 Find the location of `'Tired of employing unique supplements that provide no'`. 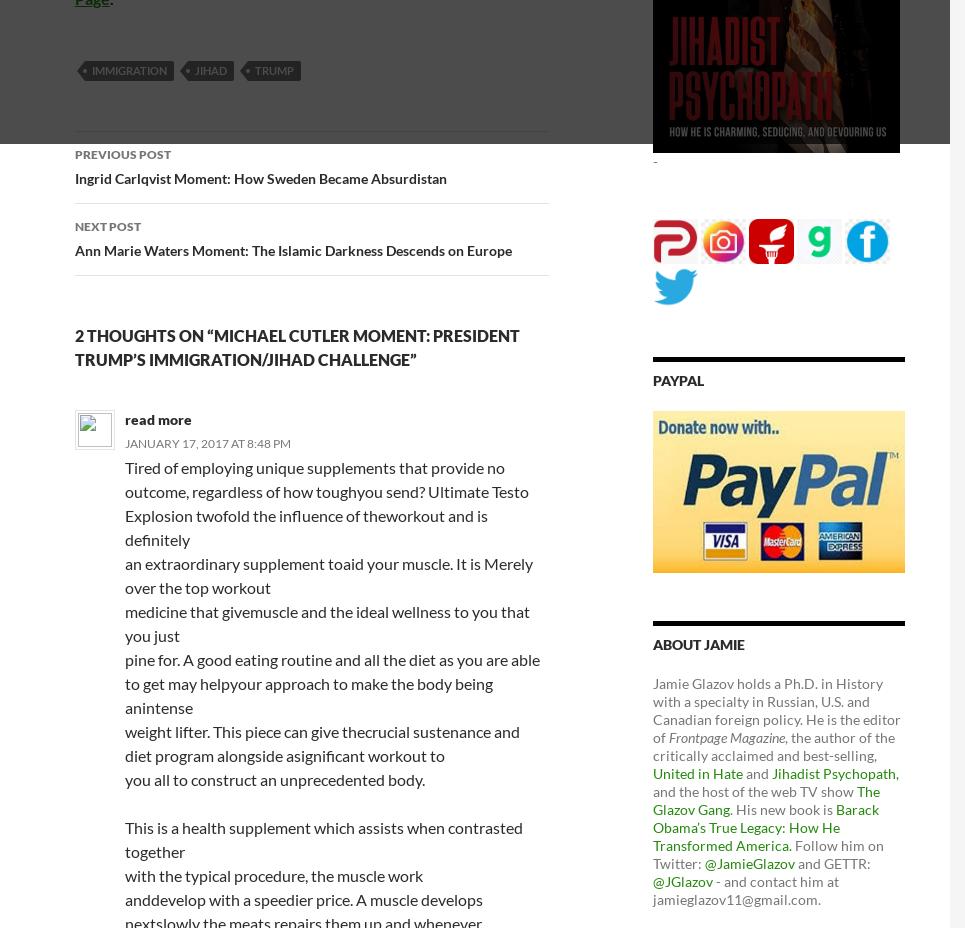

'Tired of employing unique supplements that provide no' is located at coordinates (313, 466).